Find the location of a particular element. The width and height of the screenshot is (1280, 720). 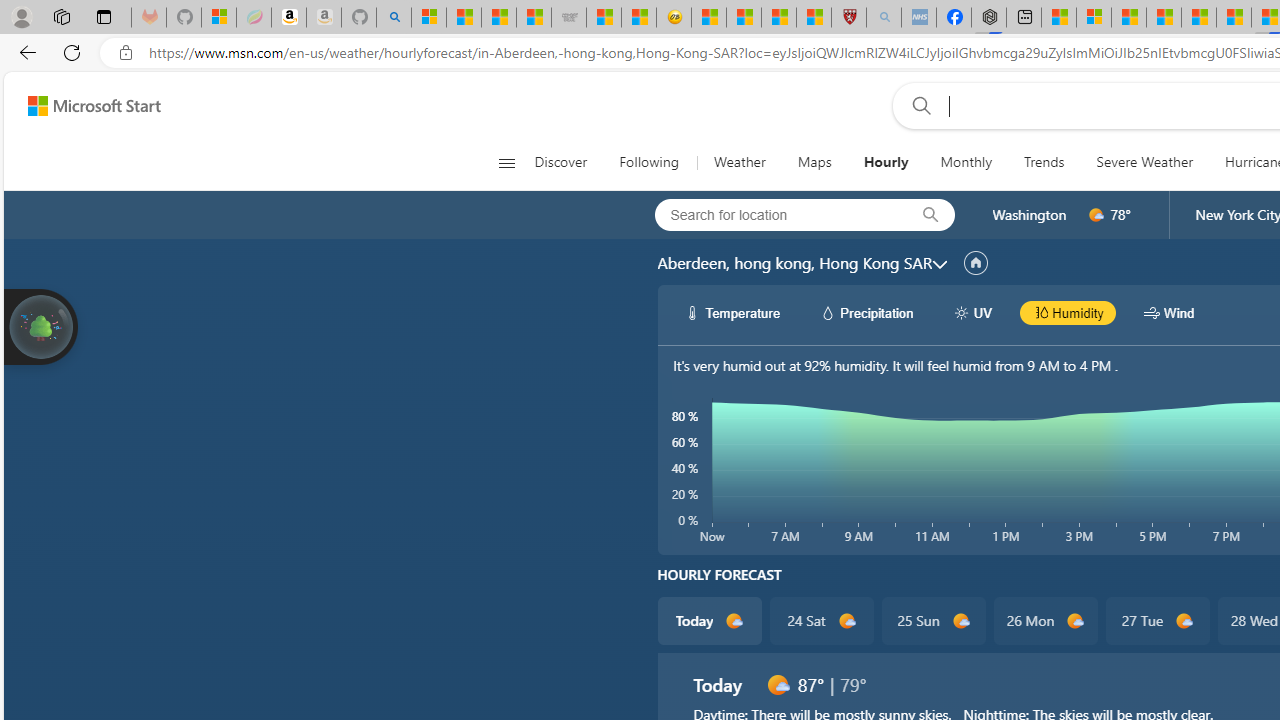

'd1000' is located at coordinates (776, 684).